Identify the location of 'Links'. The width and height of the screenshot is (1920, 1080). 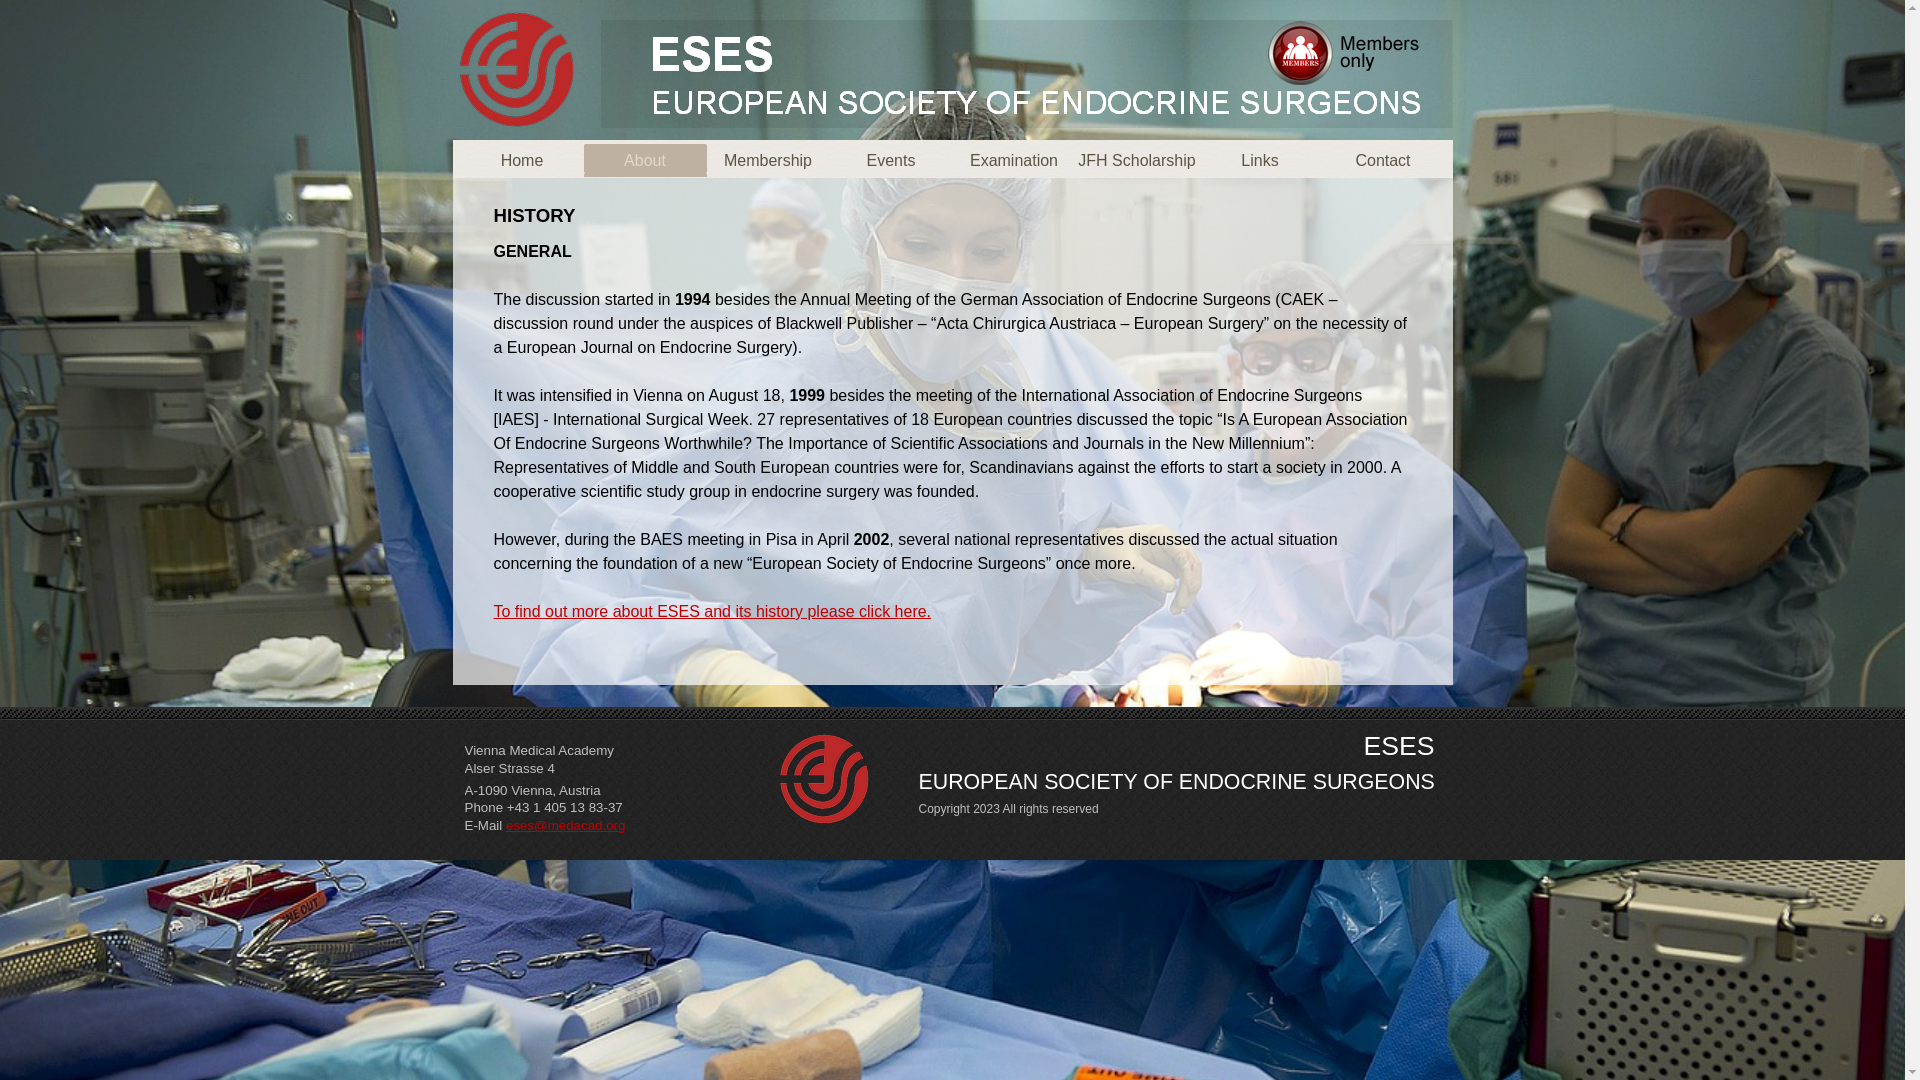
(1258, 159).